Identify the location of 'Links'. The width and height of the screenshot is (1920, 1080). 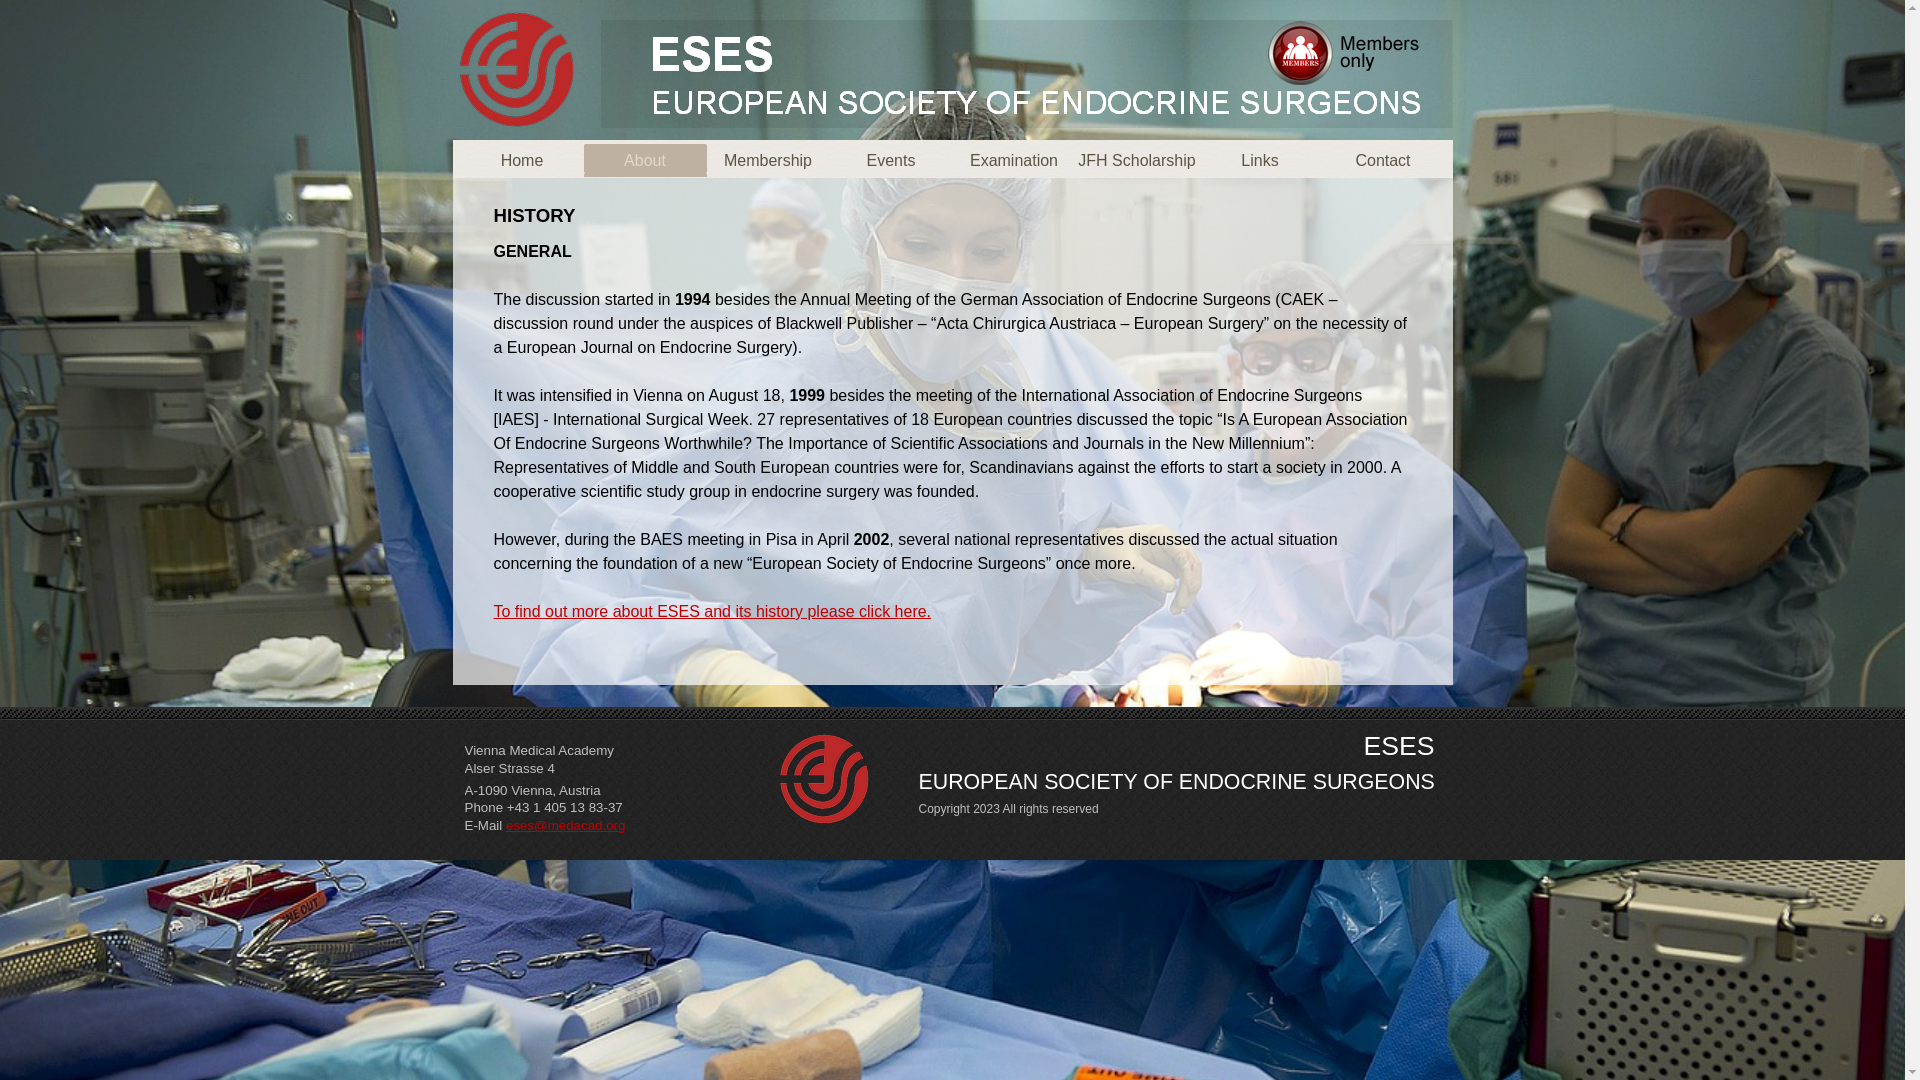
(1258, 159).